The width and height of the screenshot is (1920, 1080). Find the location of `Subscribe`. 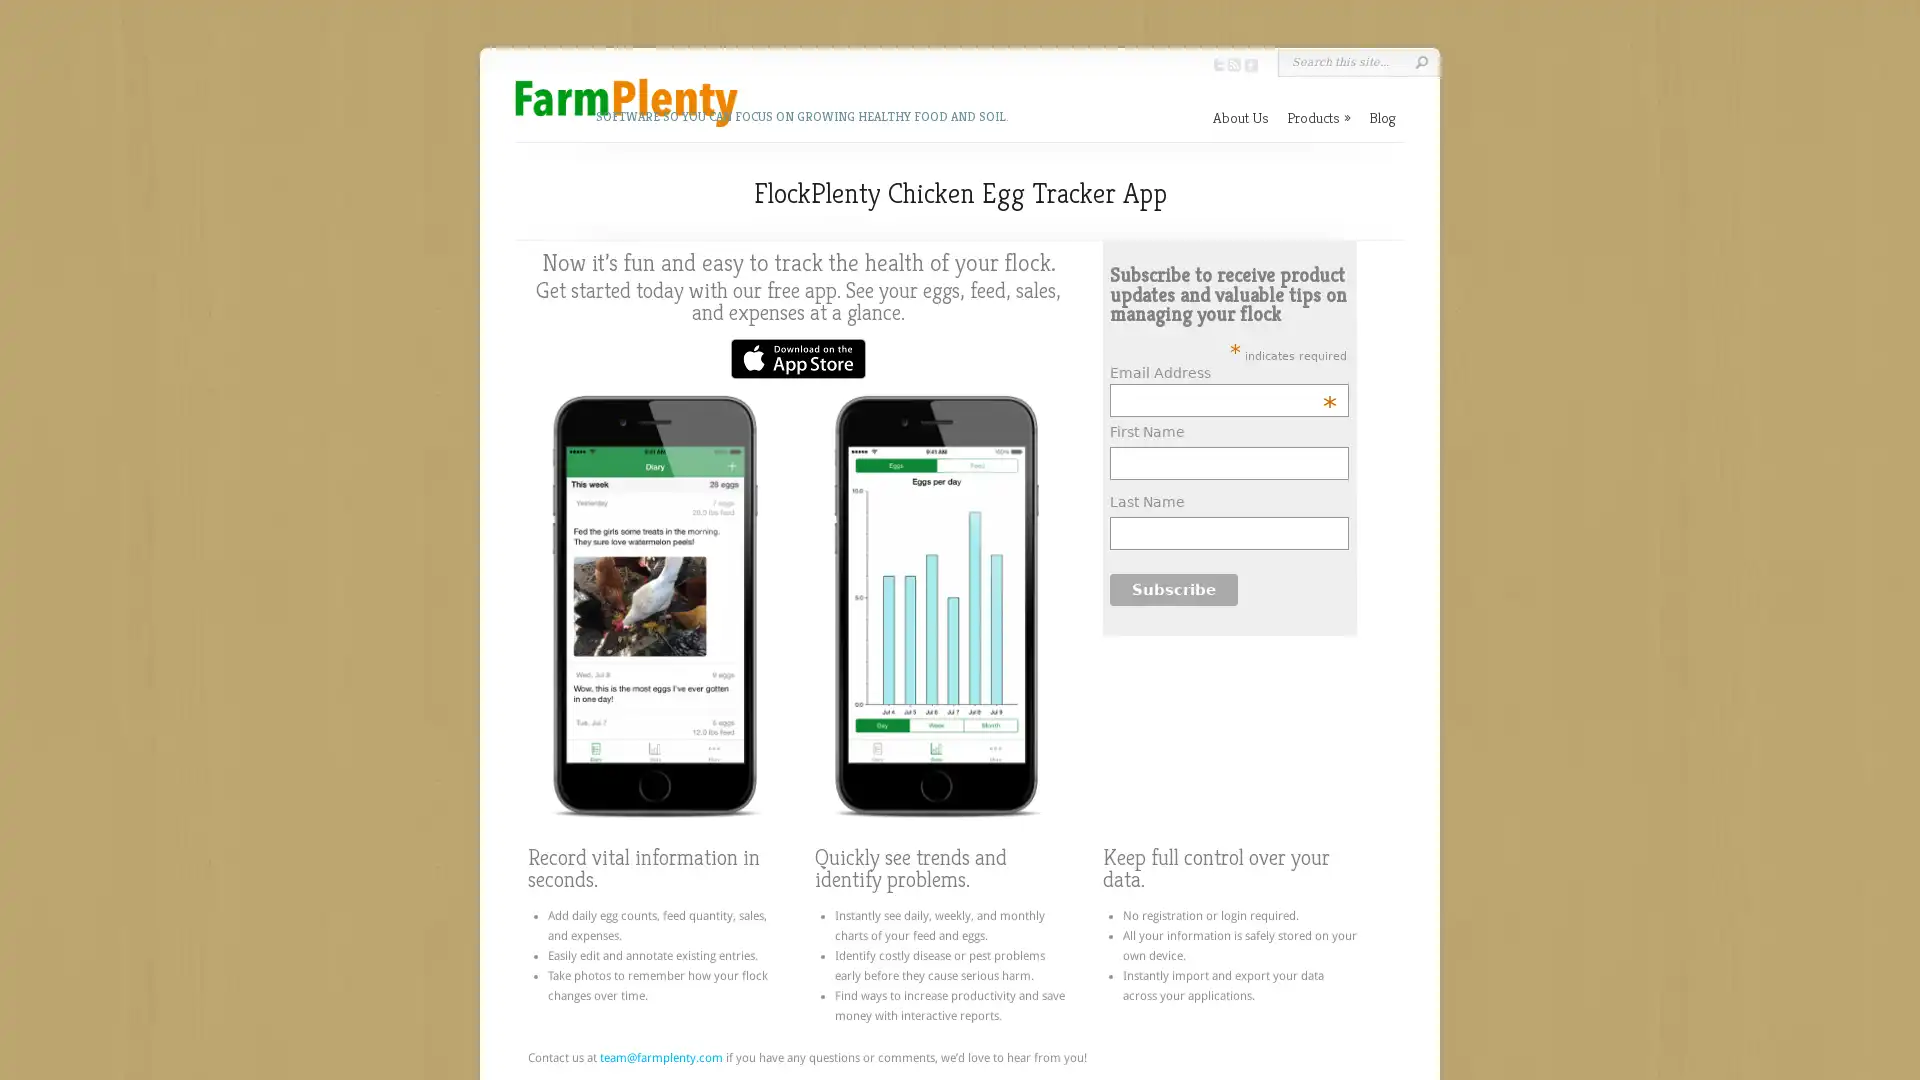

Subscribe is located at coordinates (1174, 588).